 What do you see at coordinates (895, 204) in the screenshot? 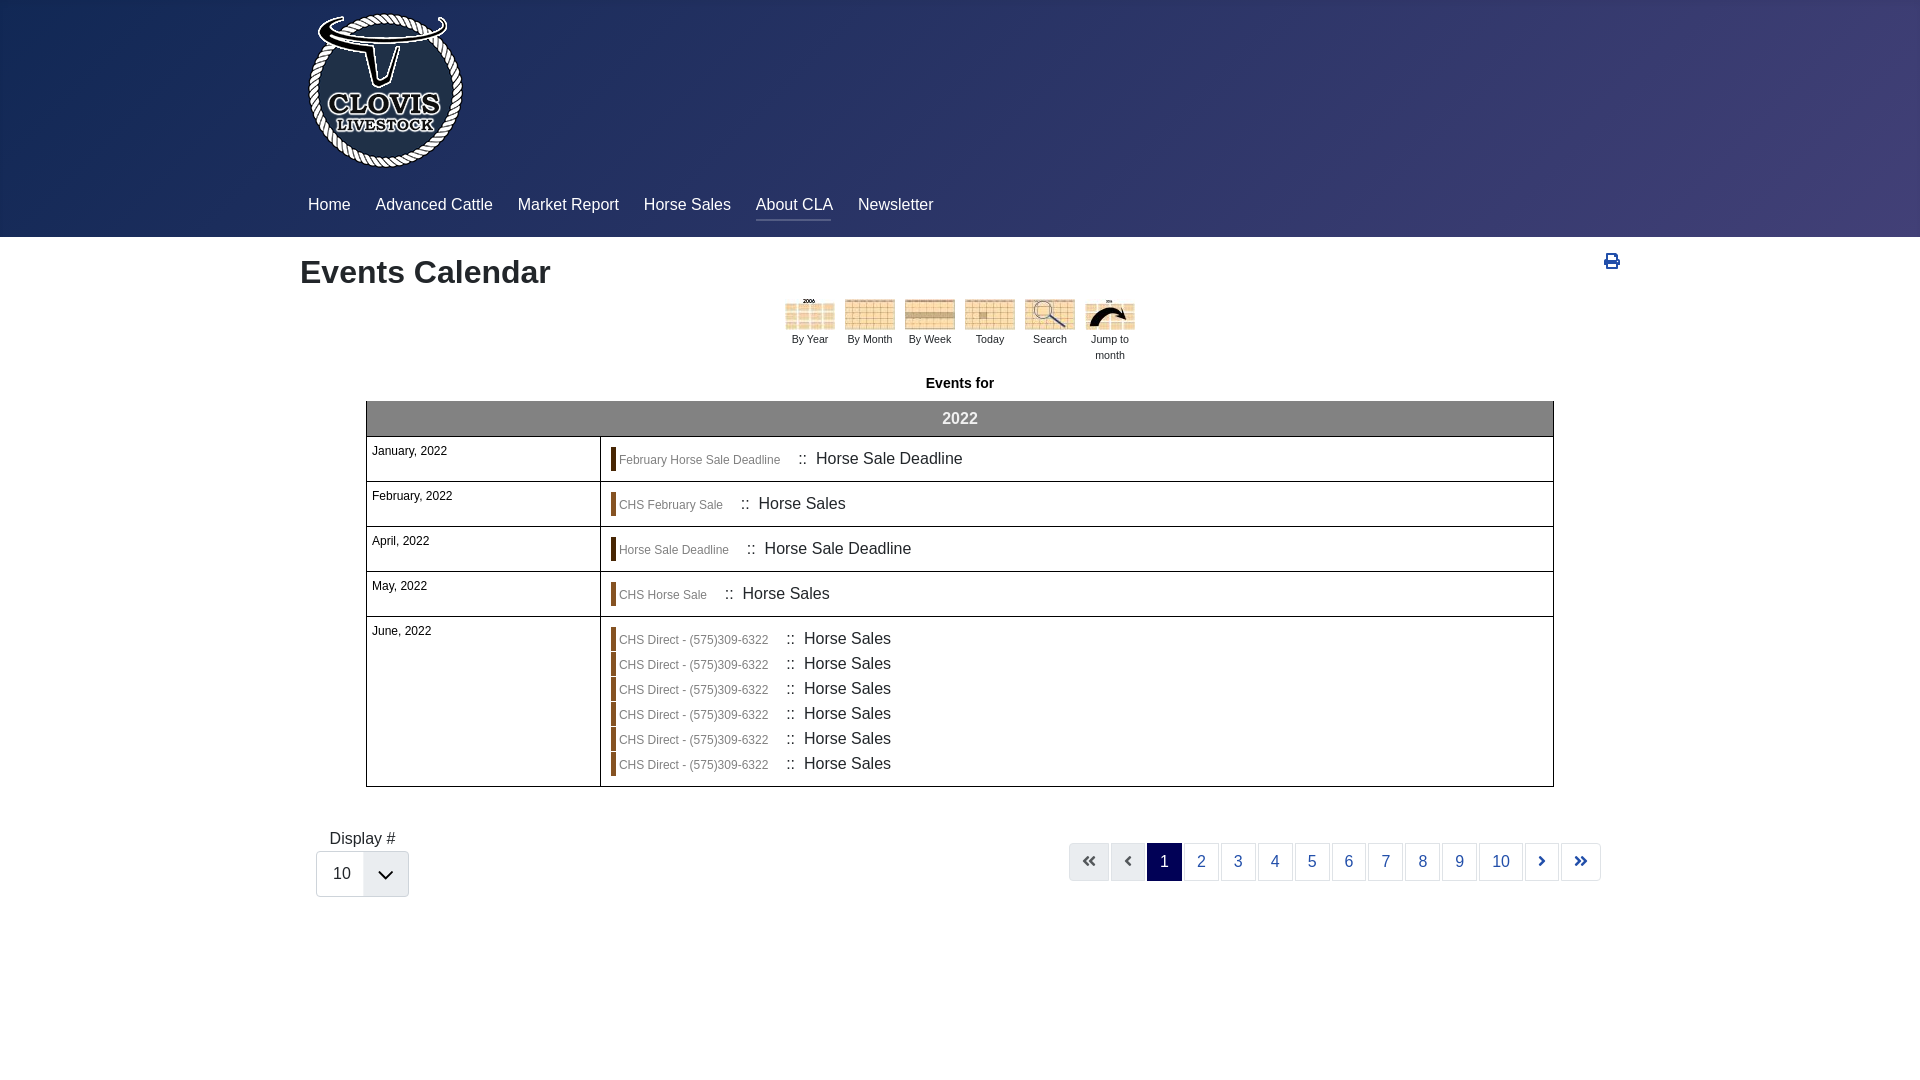
I see `'Newsletter'` at bounding box center [895, 204].